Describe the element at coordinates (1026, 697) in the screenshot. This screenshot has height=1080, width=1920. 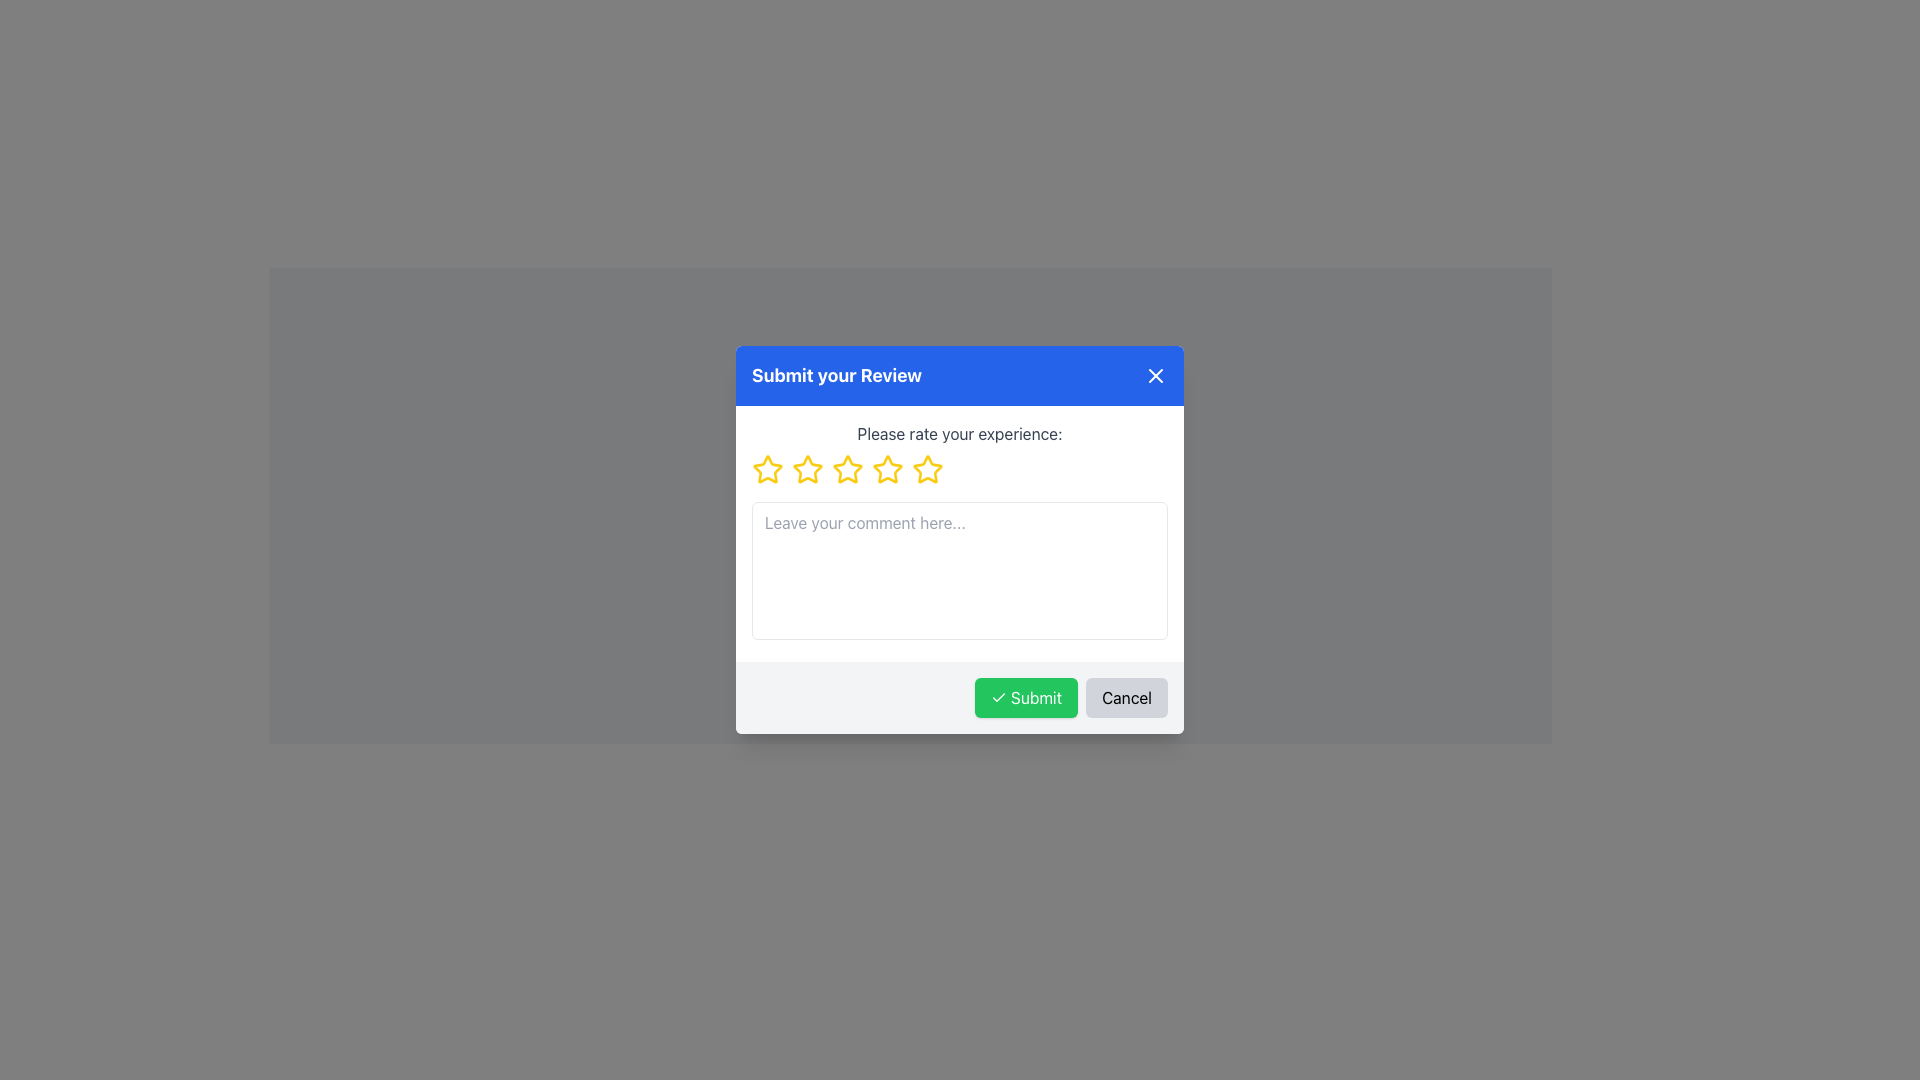
I see `the 'Submit' button located near the bottom-right corner of the modal dialog box` at that location.